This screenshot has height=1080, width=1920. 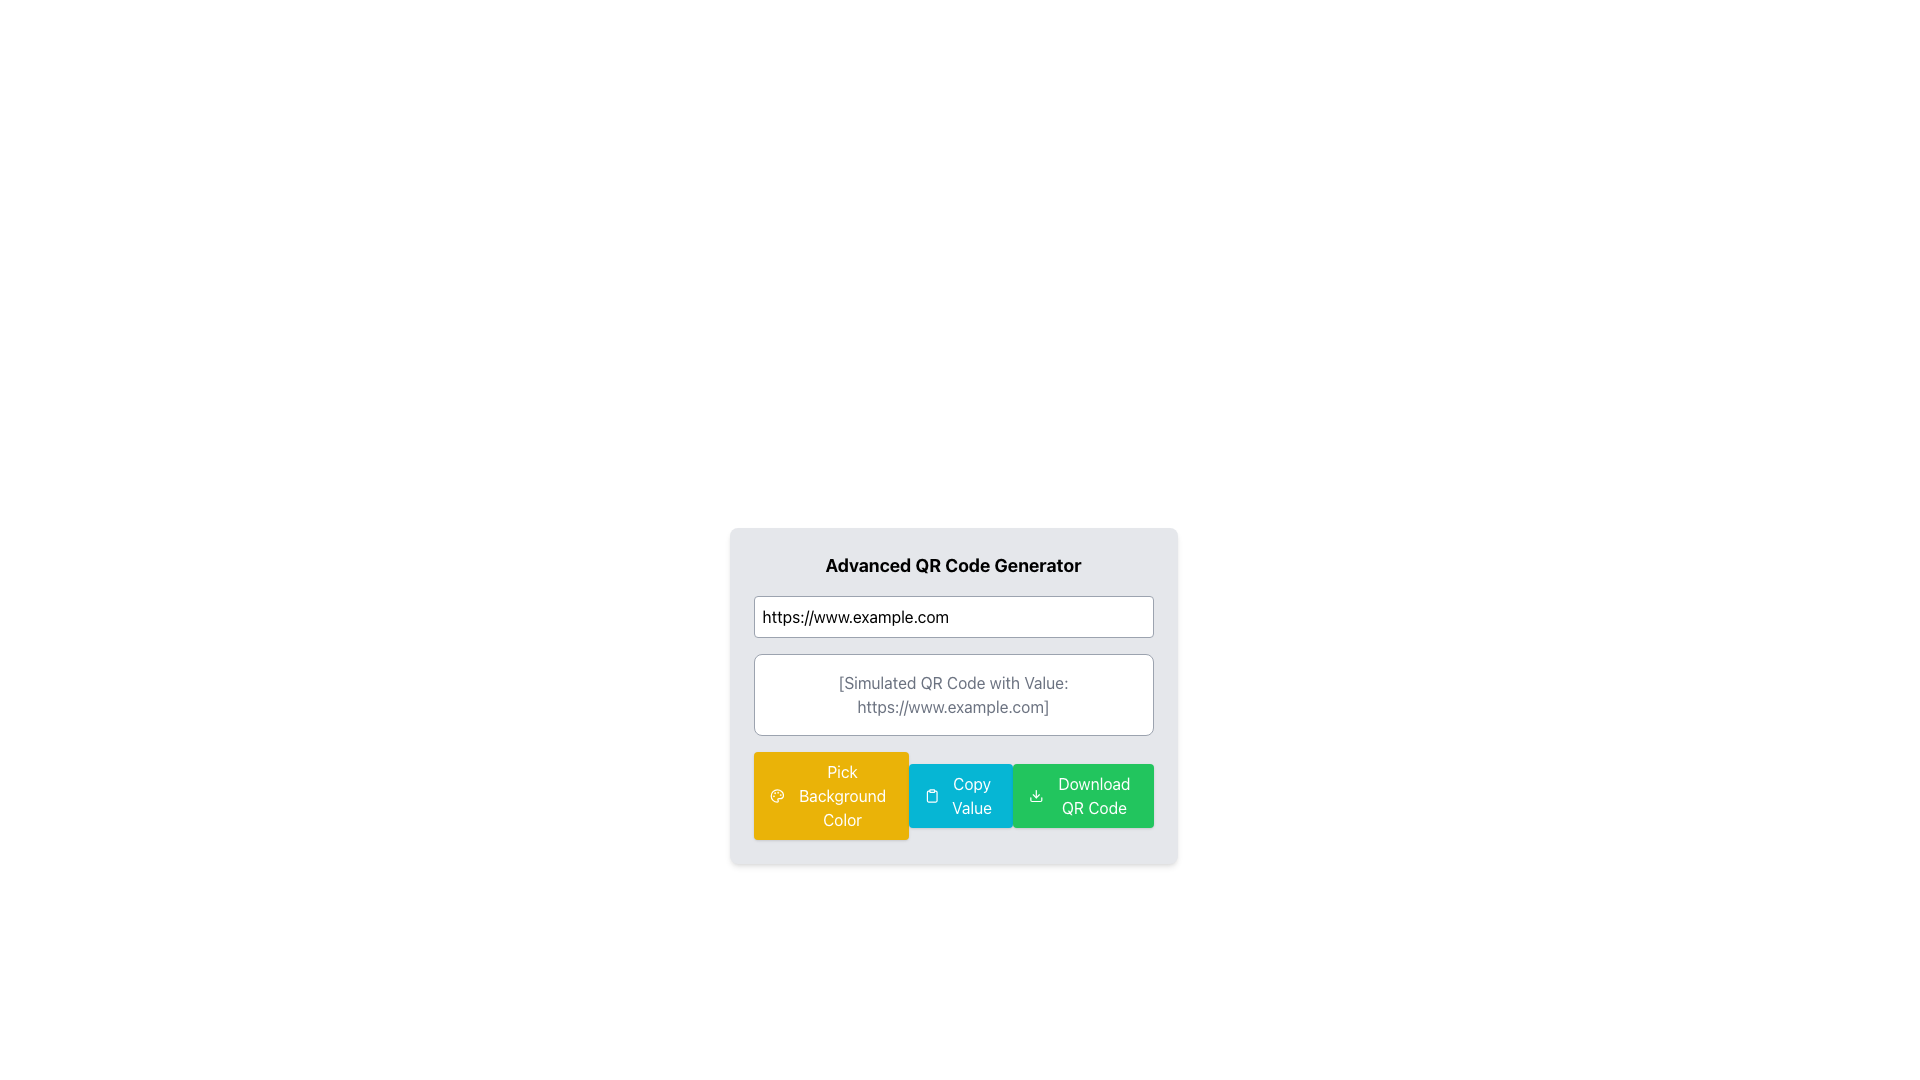 I want to click on the 'Pick Background Color' button, which is a yellow rectangular button with rounded corners, containing white text and a palette icon, located below the QR code section, so click(x=831, y=794).